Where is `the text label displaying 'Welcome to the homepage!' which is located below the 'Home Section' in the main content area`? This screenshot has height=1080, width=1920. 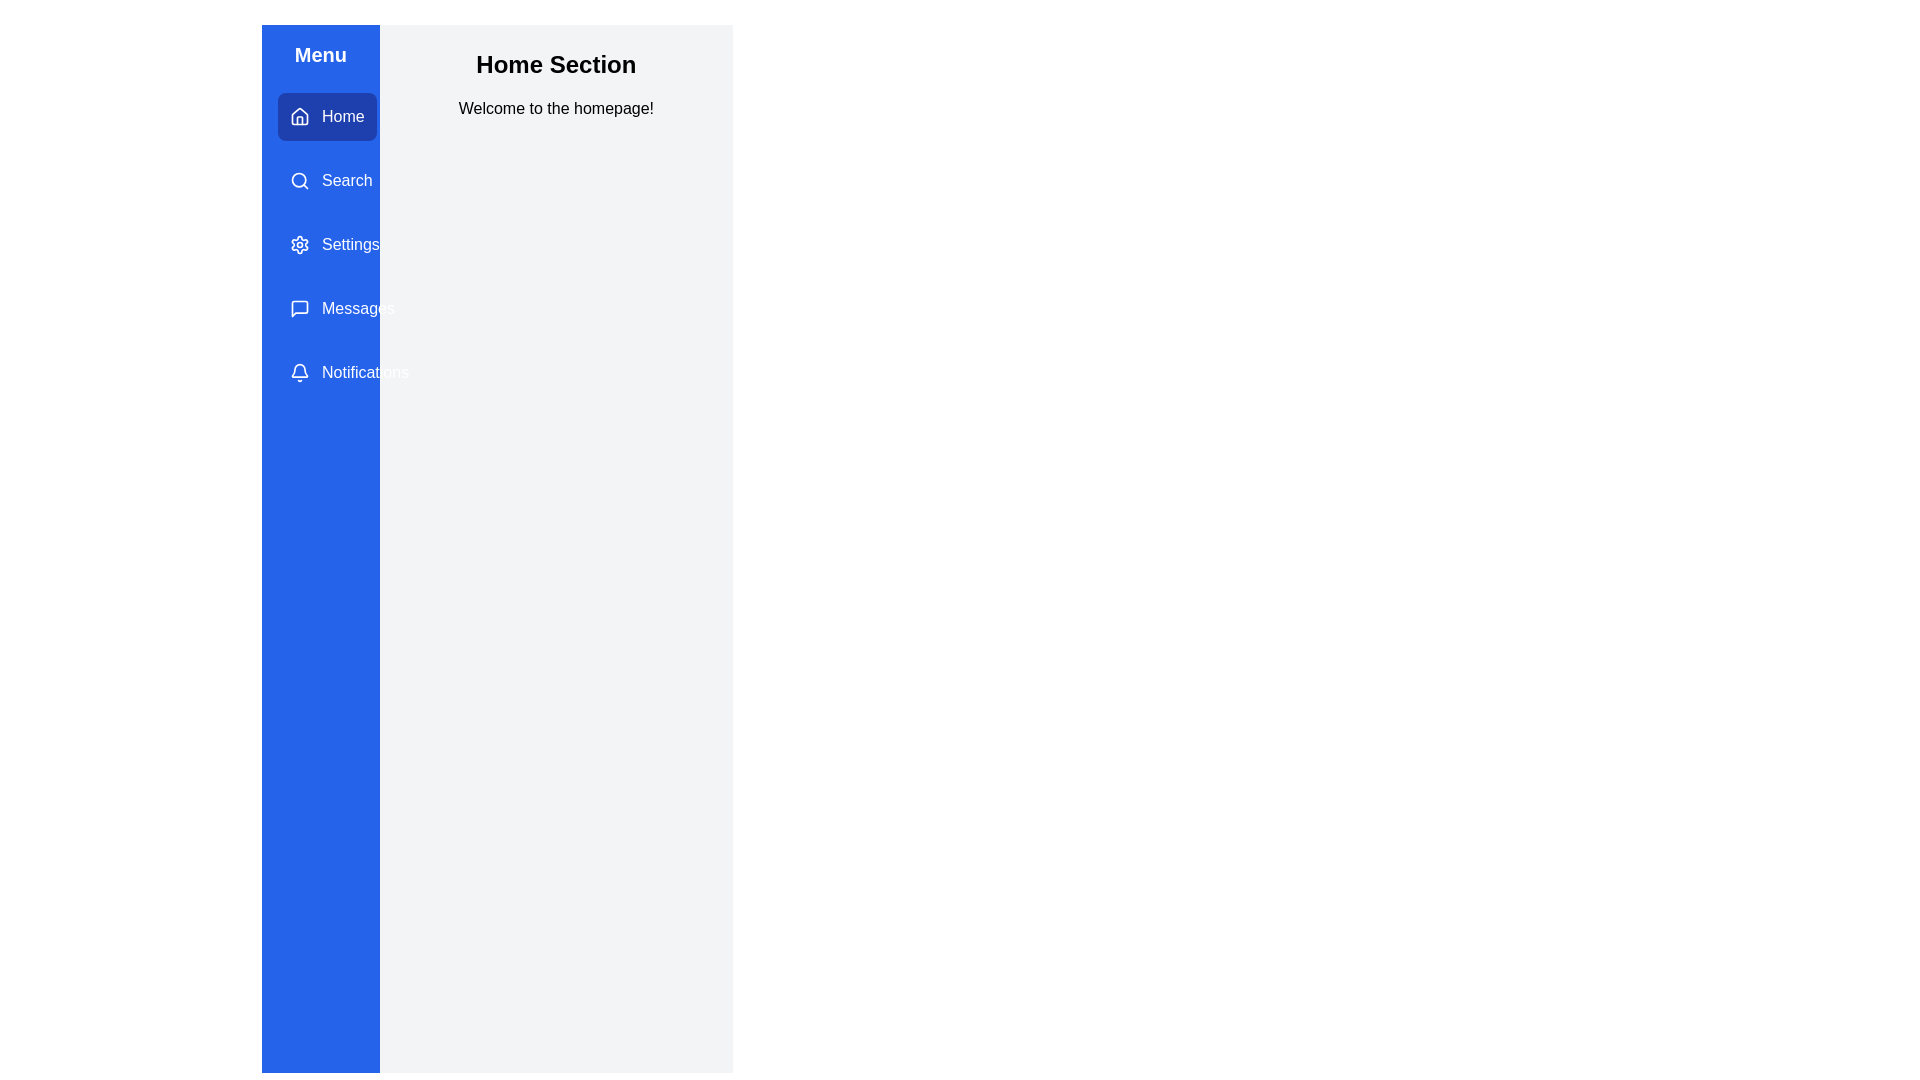
the text label displaying 'Welcome to the homepage!' which is located below the 'Home Section' in the main content area is located at coordinates (556, 108).